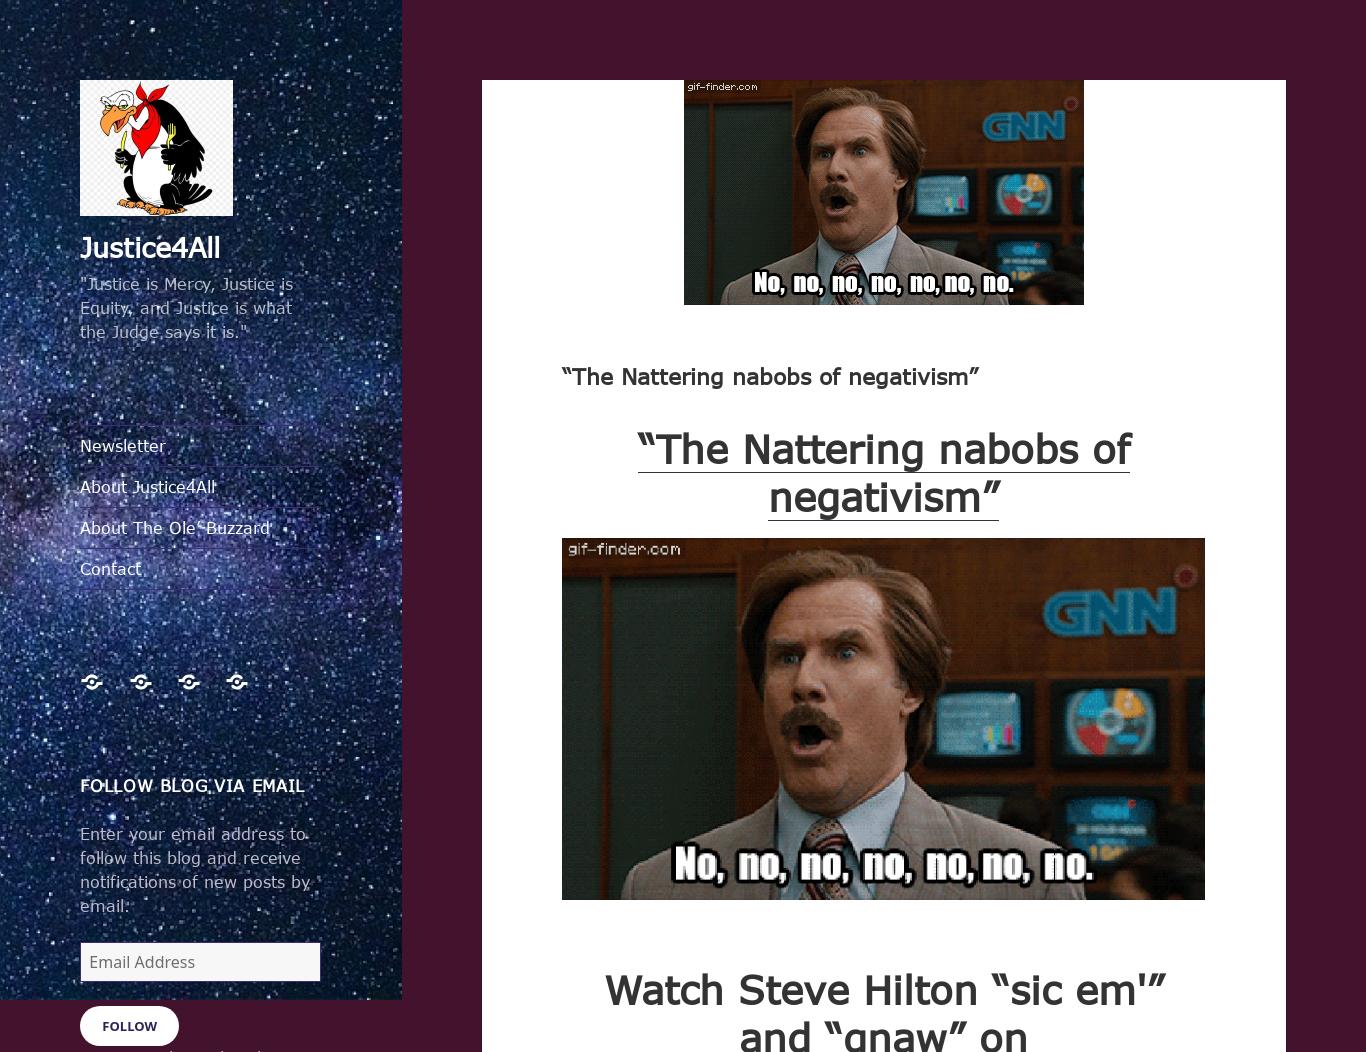  What do you see at coordinates (110, 567) in the screenshot?
I see `'Contact'` at bounding box center [110, 567].